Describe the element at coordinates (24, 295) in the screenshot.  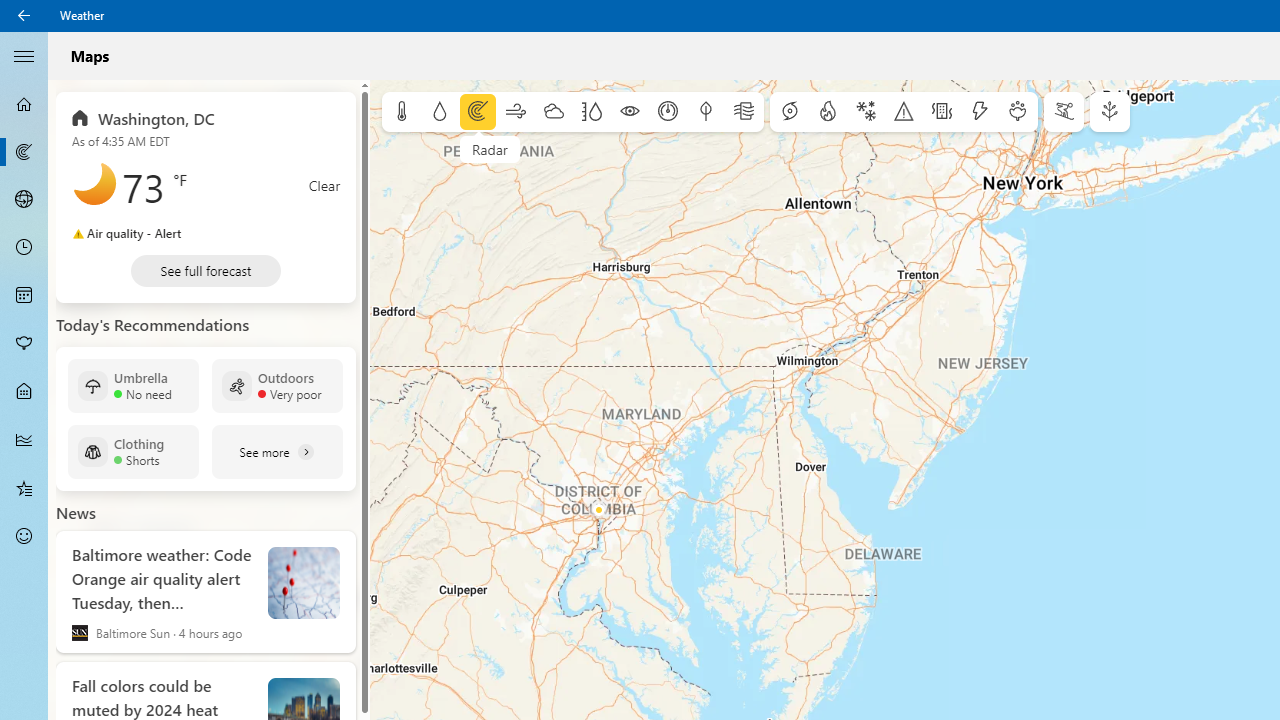
I see `'Monthly Forecast - Not Selected'` at that location.